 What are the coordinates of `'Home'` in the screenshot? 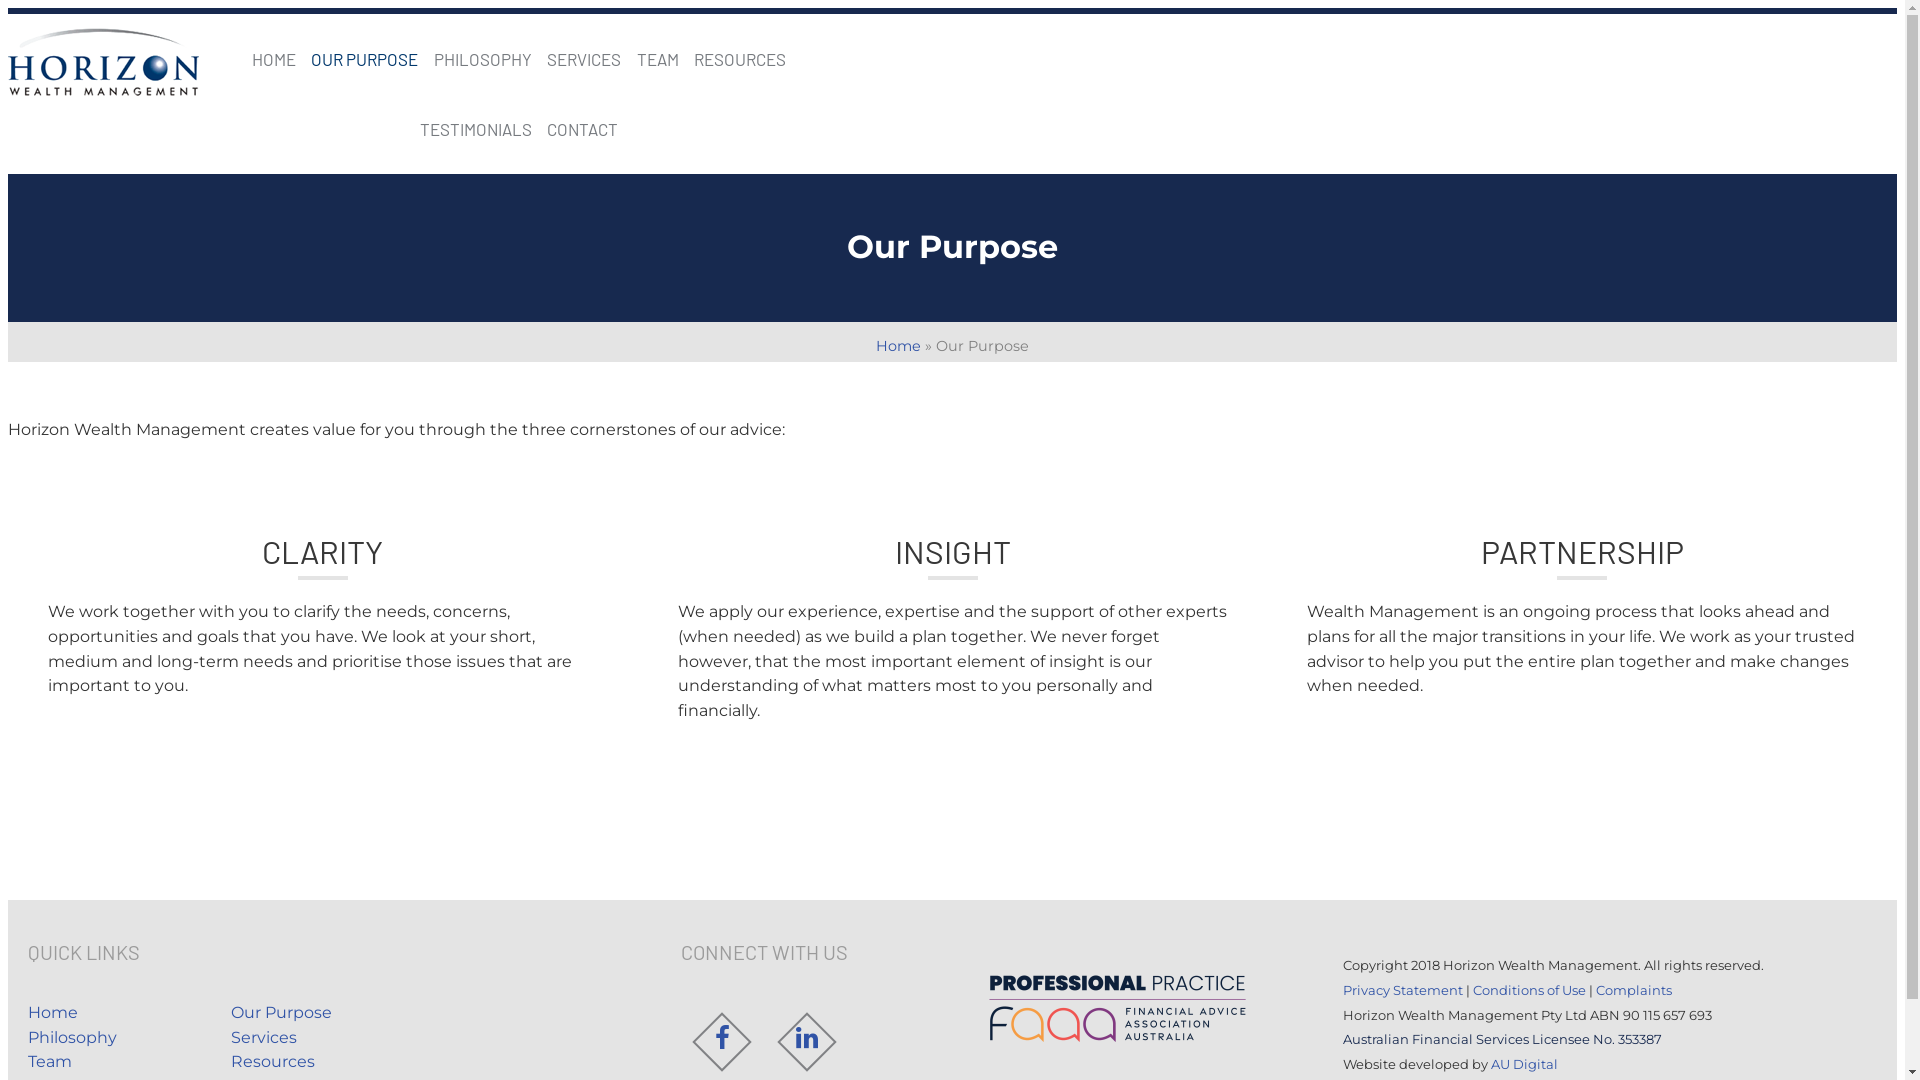 It's located at (52, 1012).